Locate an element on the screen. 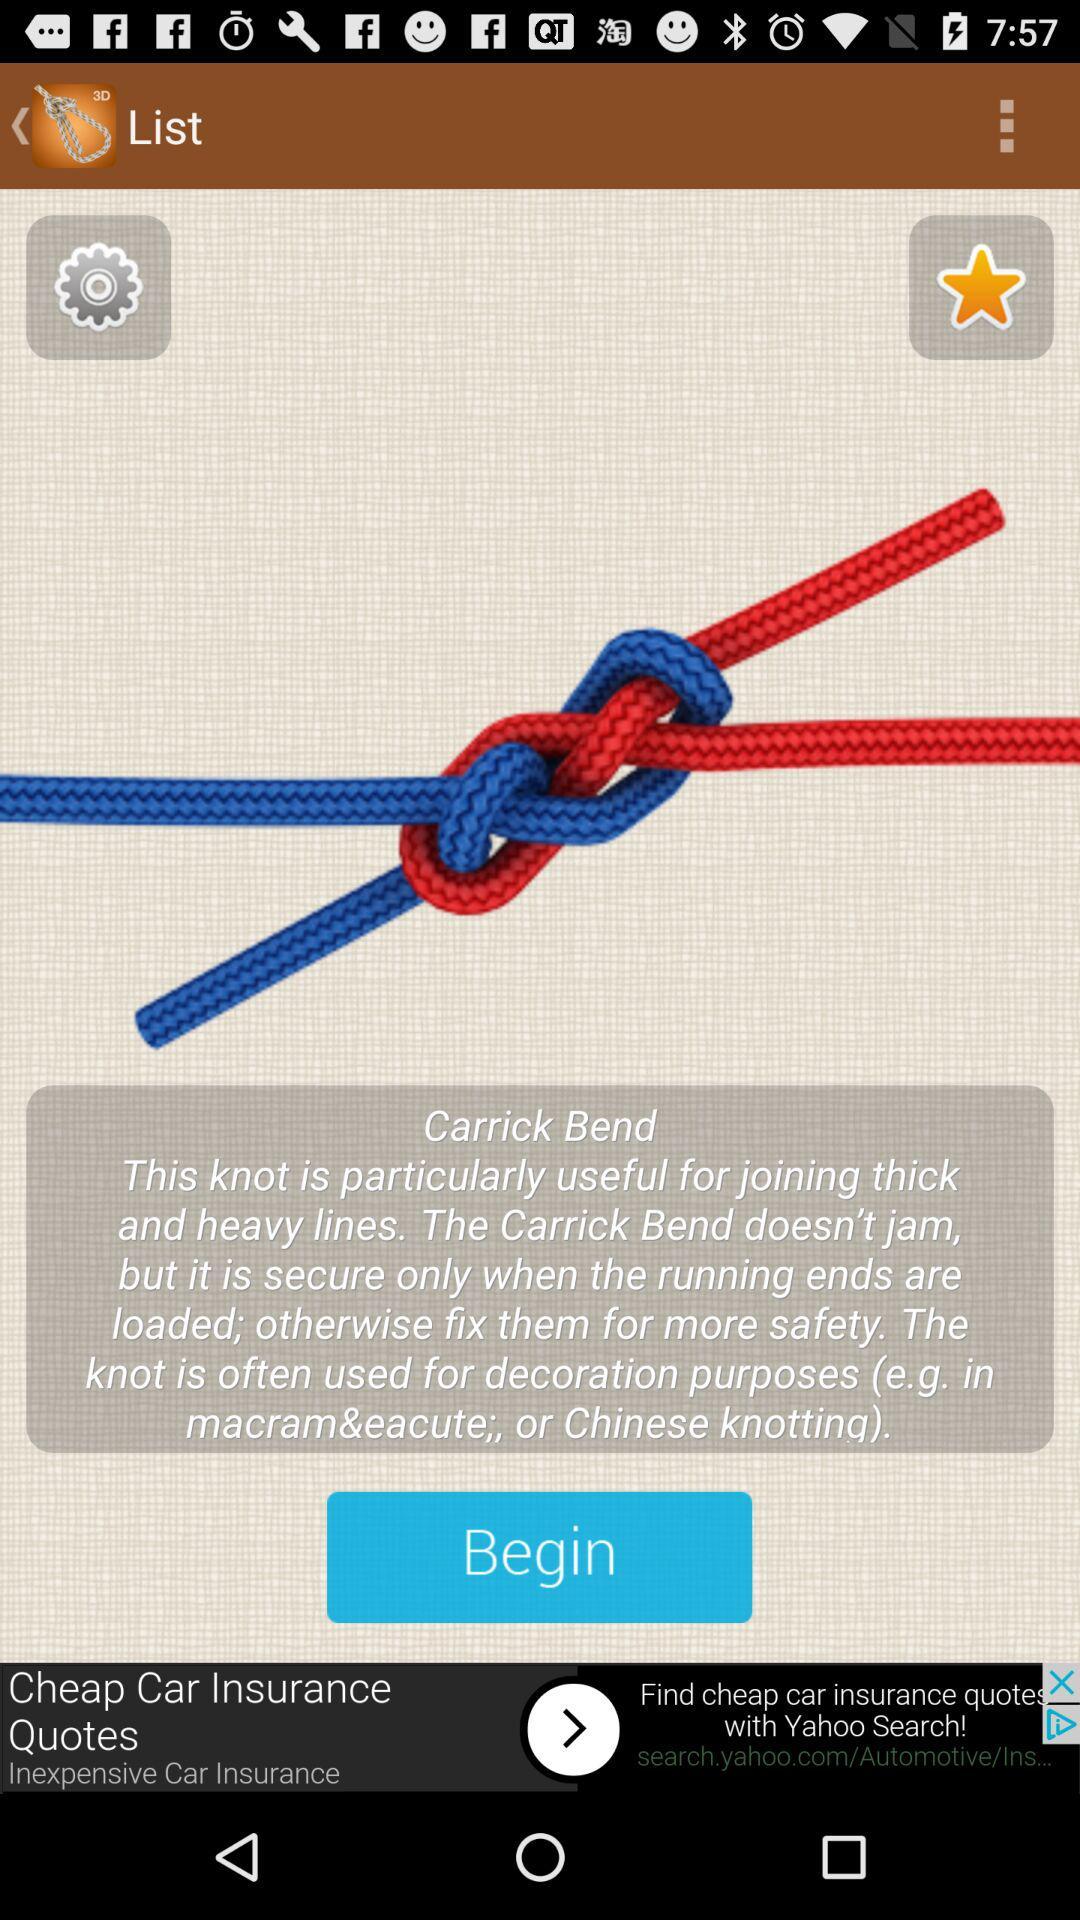 The width and height of the screenshot is (1080, 1920). the star icon is located at coordinates (980, 306).